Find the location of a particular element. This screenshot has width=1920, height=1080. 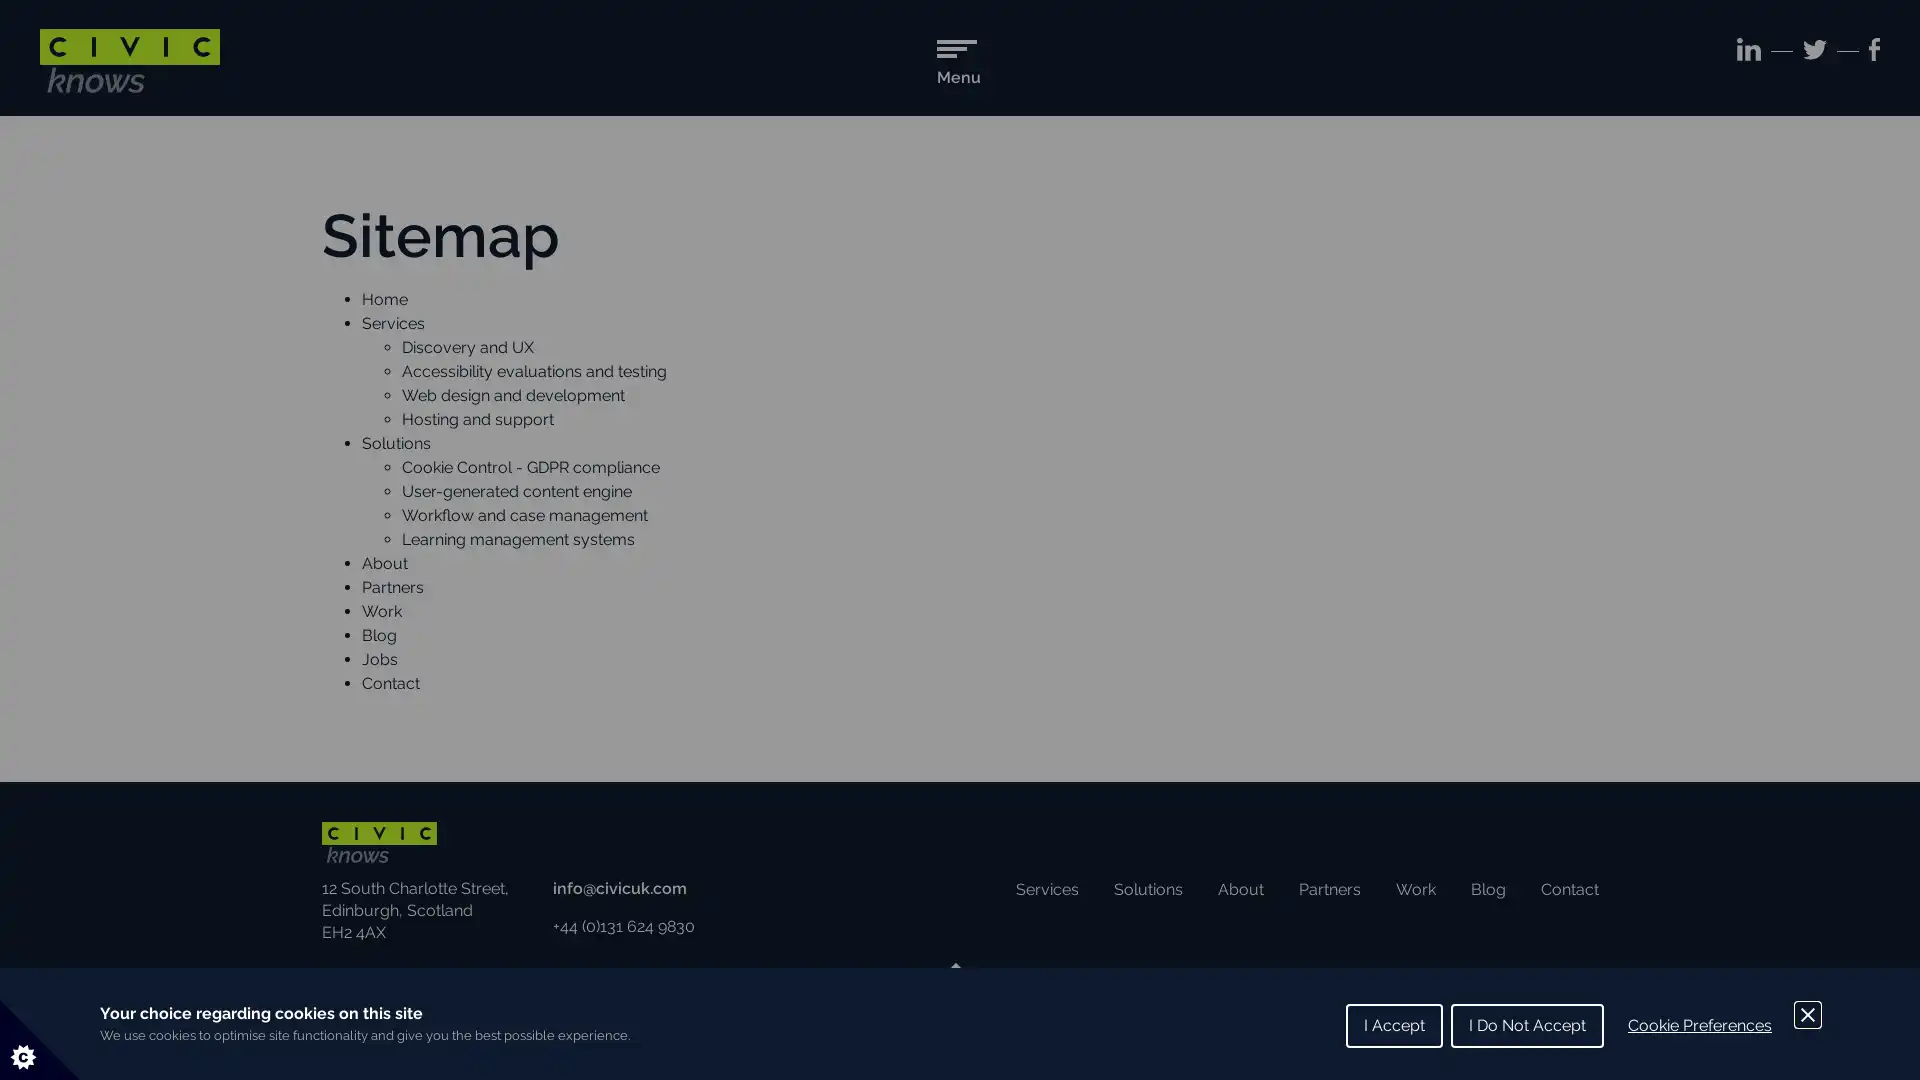

I Do Not Accept is located at coordinates (1526, 1026).